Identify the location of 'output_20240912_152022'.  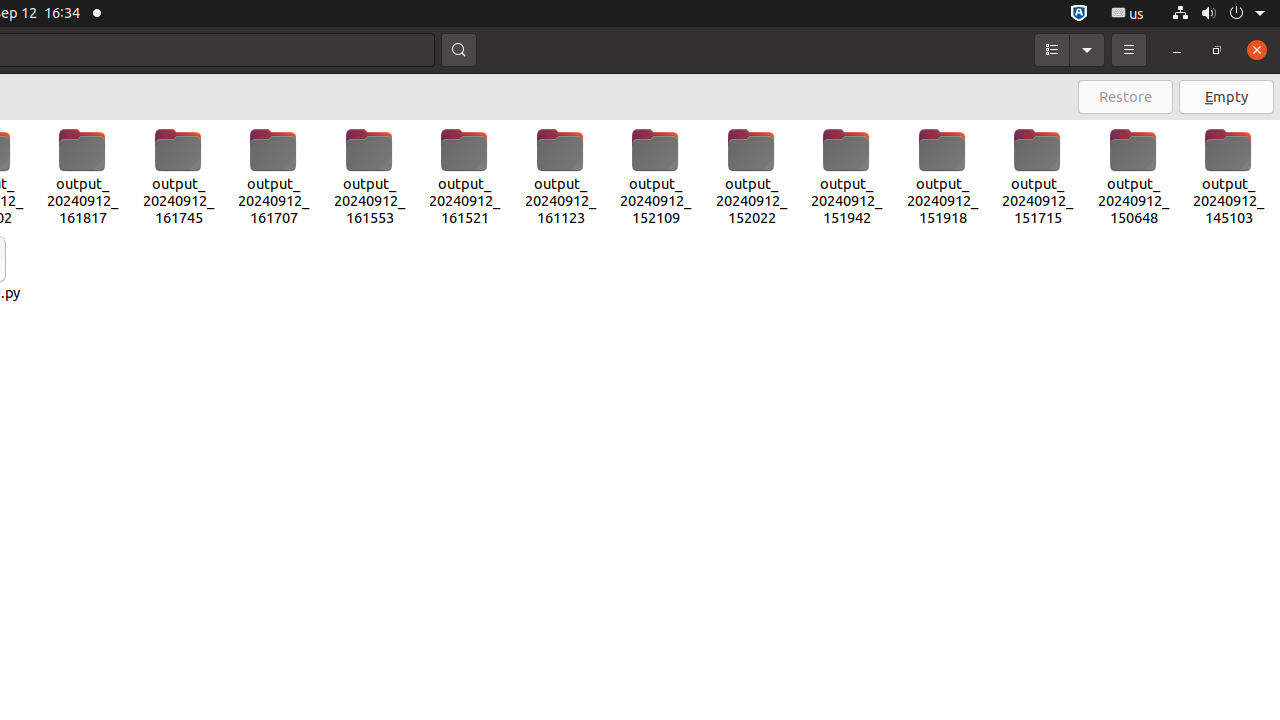
(749, 176).